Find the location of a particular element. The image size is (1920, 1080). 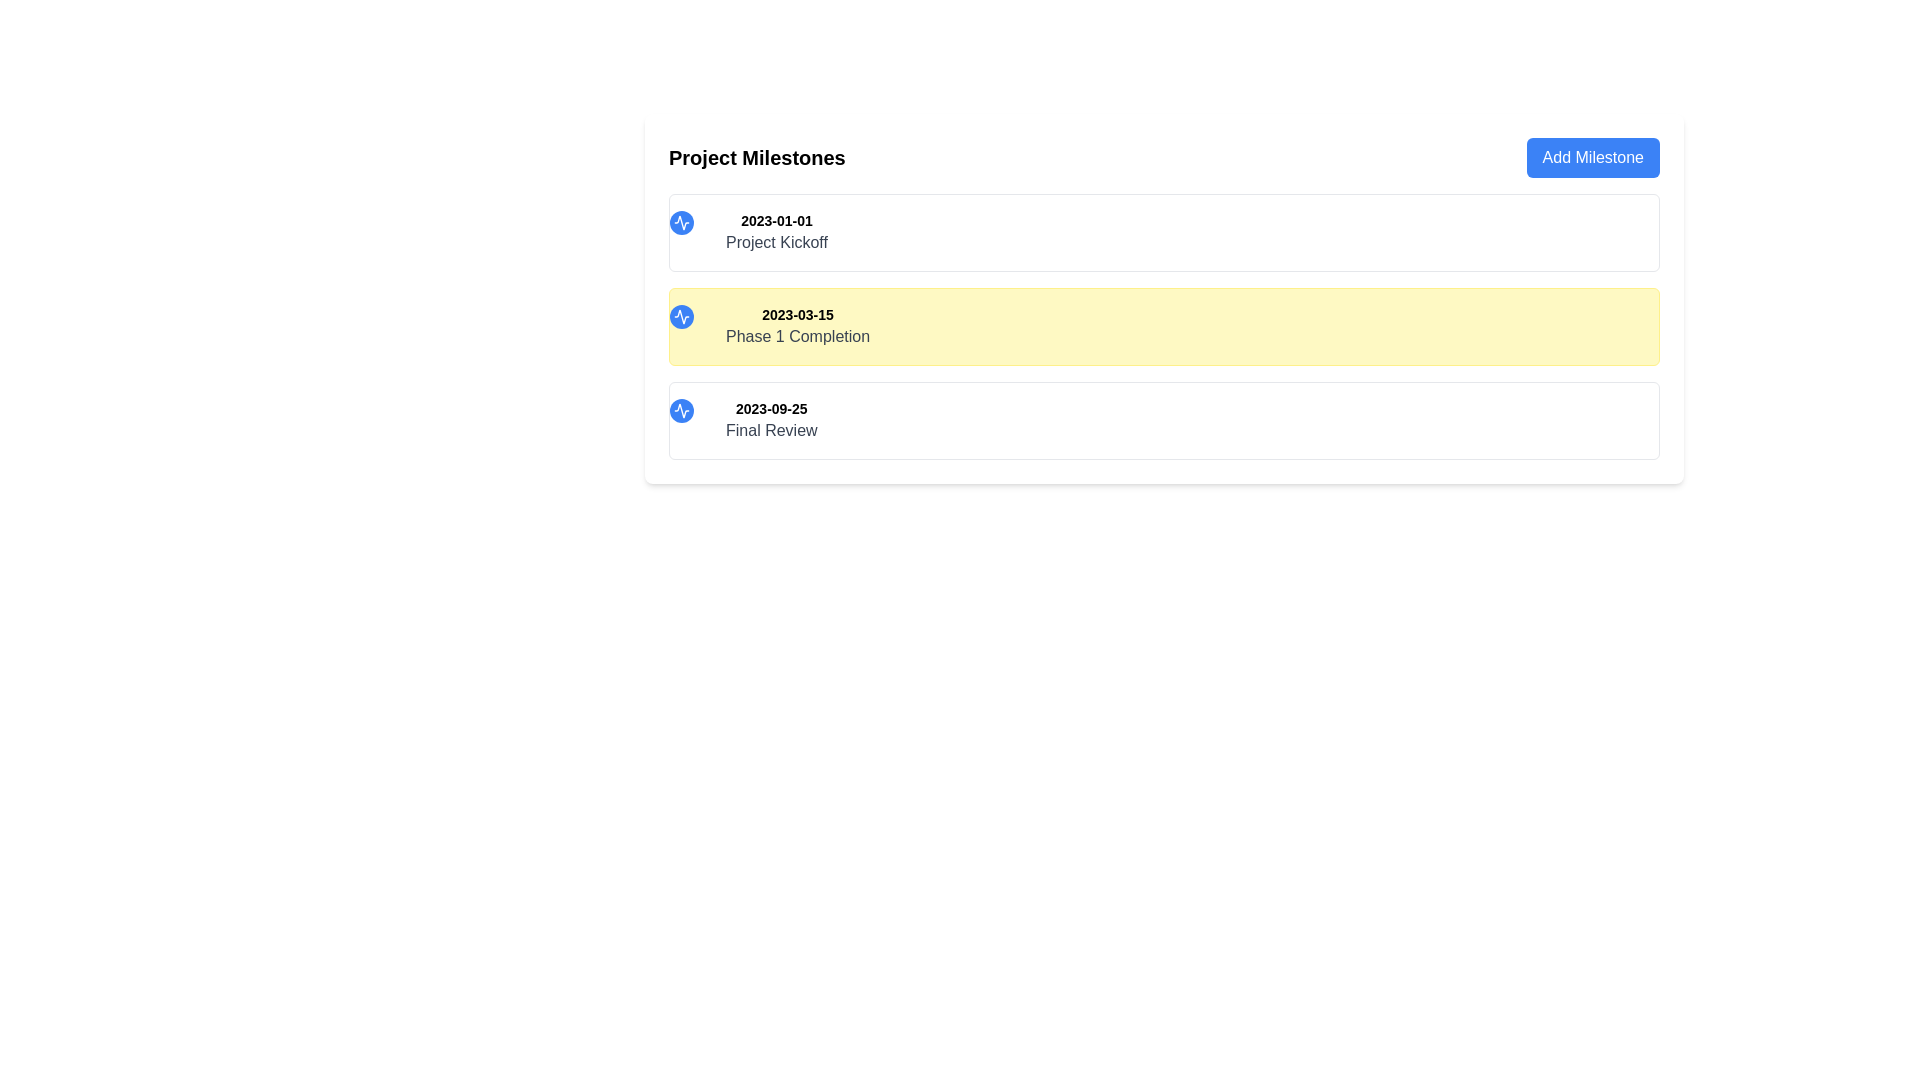

the milestone icon located next to the date '2023-03-15' on the left side of the middle milestone item in the project timeline is located at coordinates (681, 315).